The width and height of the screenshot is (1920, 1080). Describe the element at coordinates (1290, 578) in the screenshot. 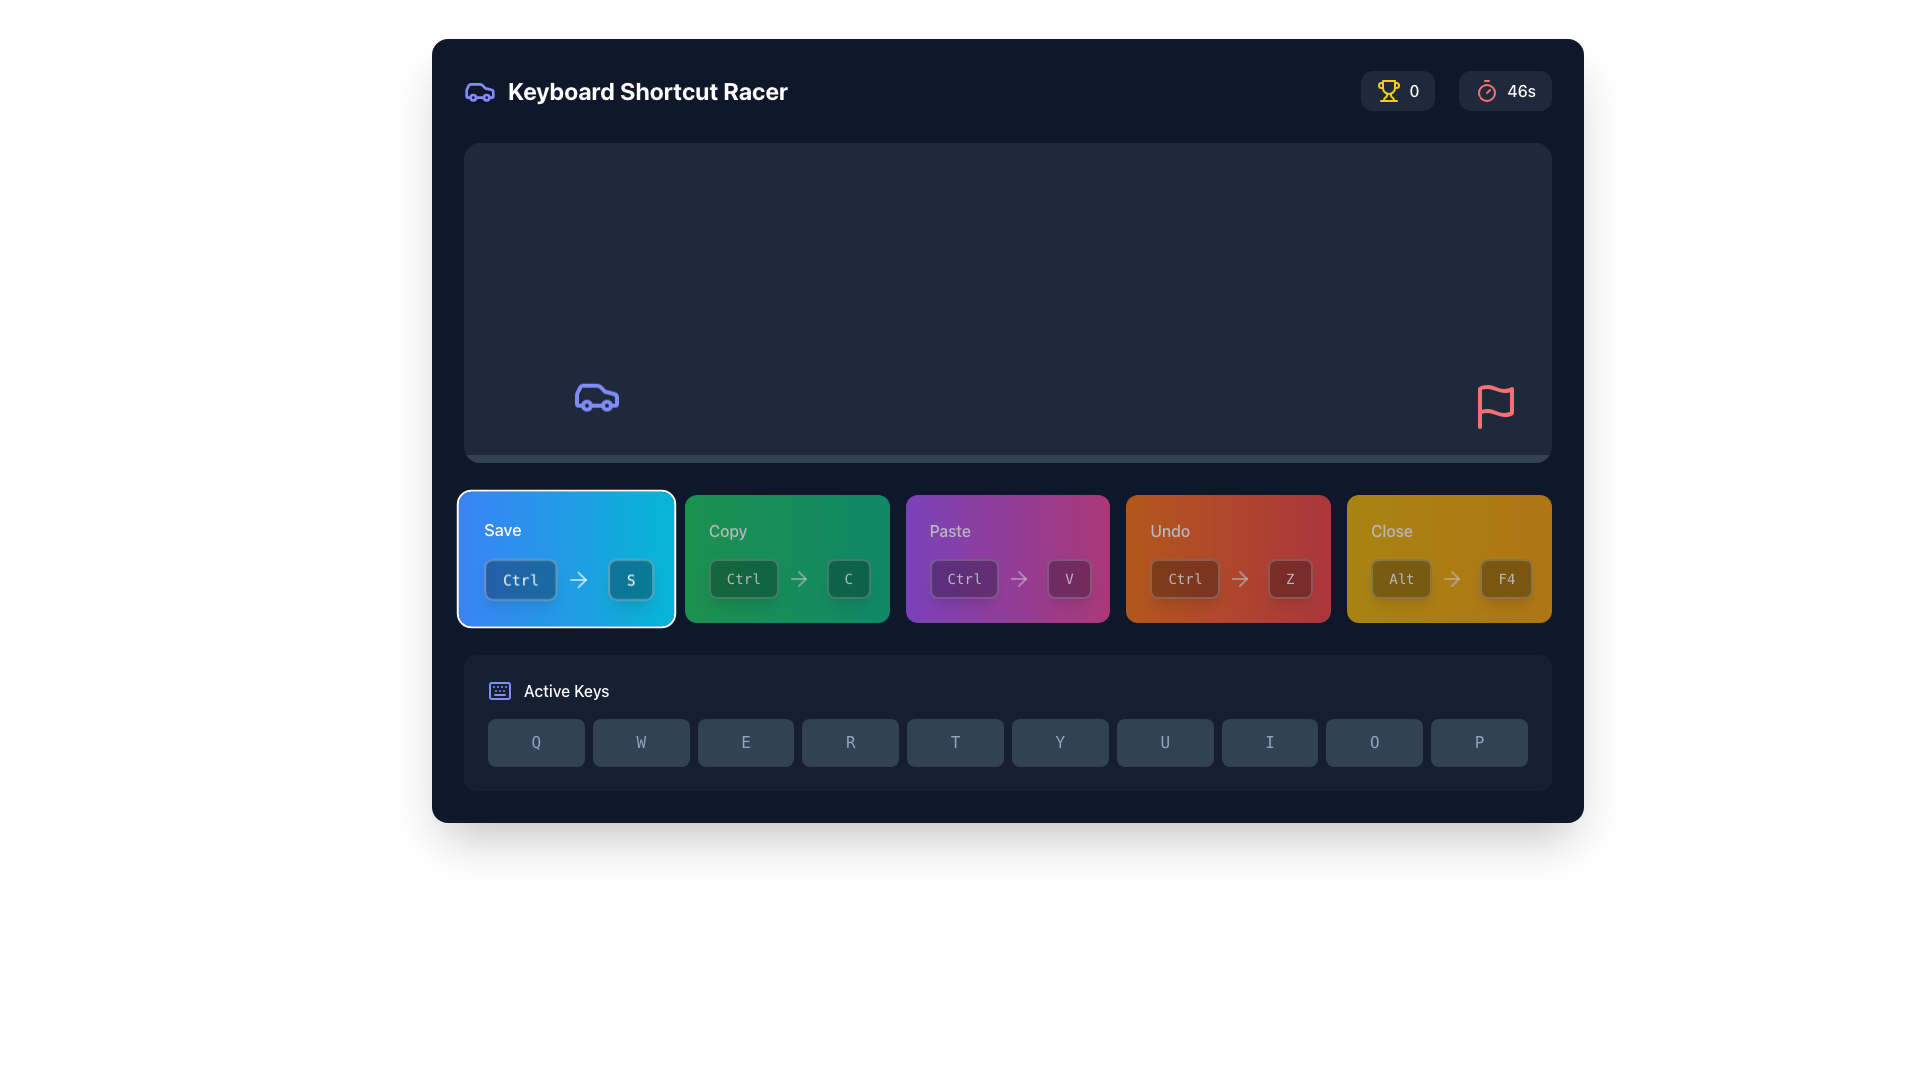

I see `the keyboard key representation` at that location.